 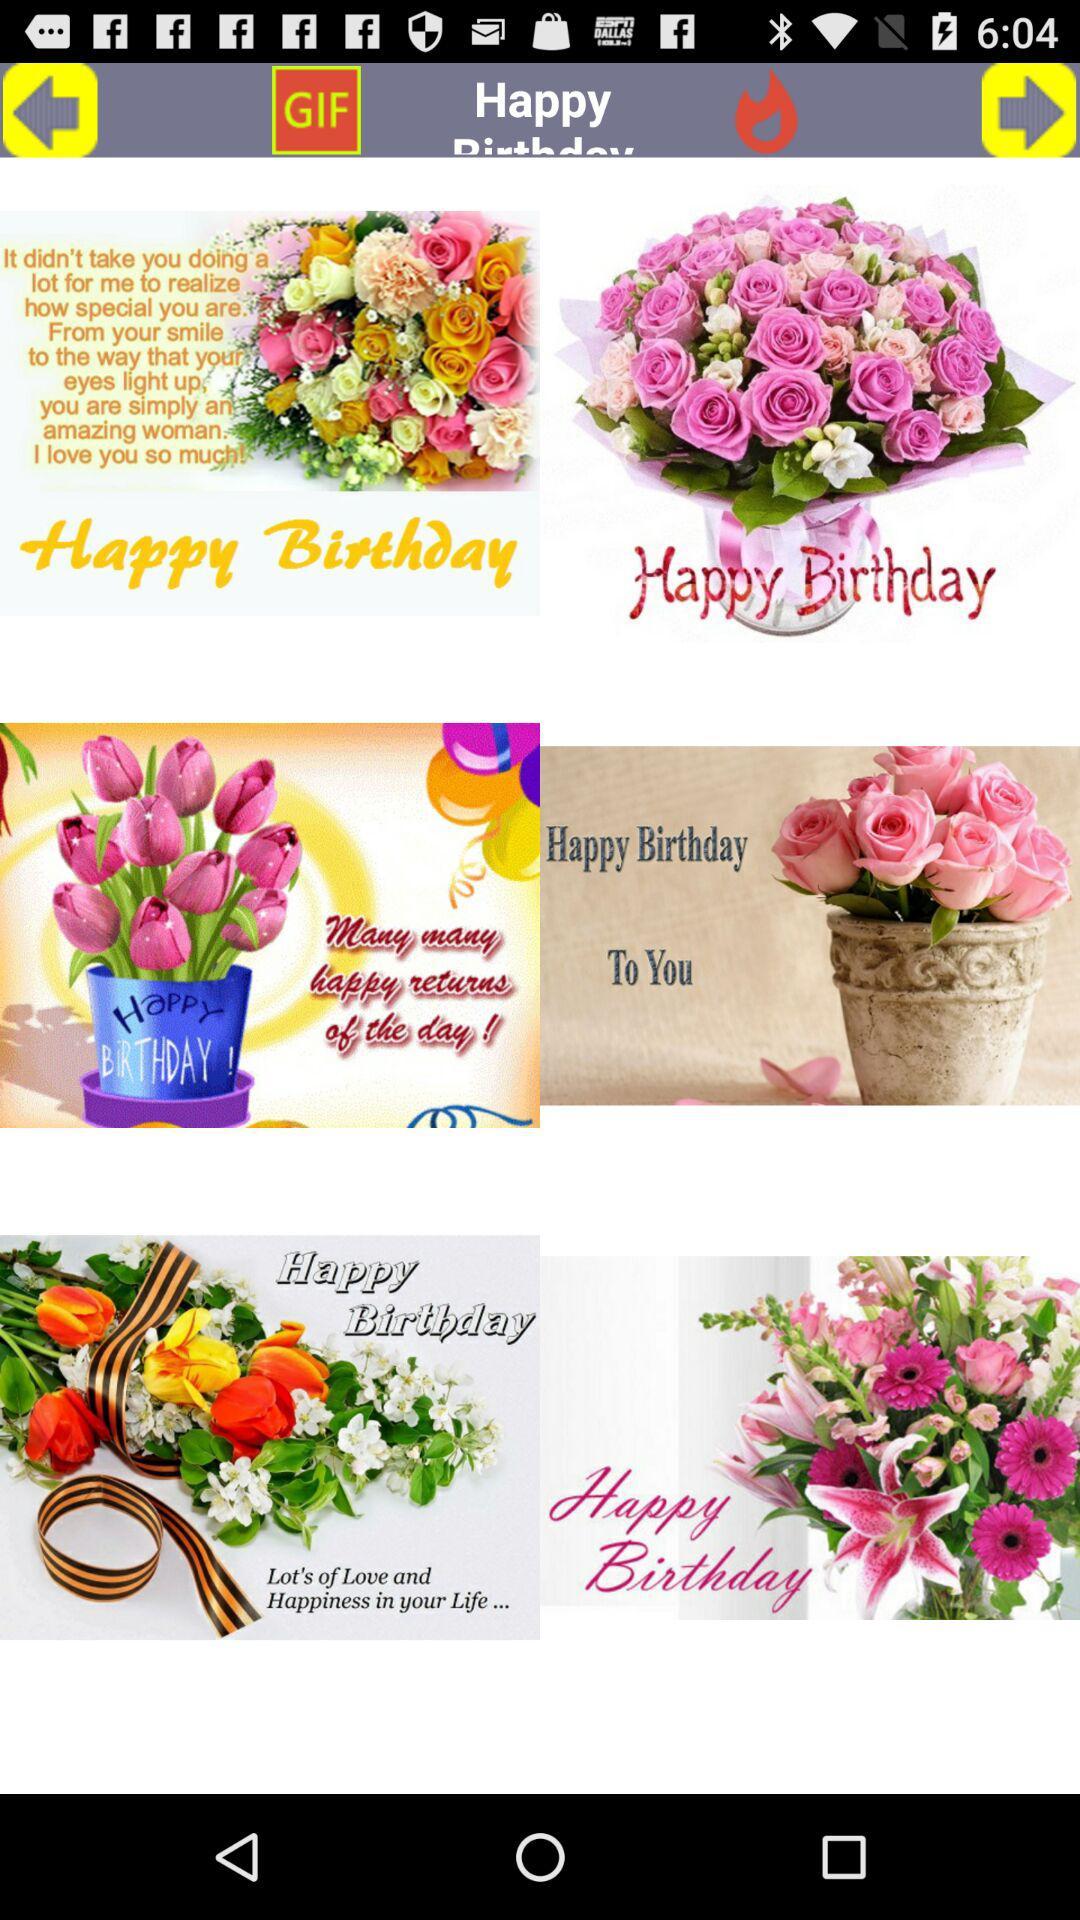 What do you see at coordinates (1029, 109) in the screenshot?
I see `next` at bounding box center [1029, 109].